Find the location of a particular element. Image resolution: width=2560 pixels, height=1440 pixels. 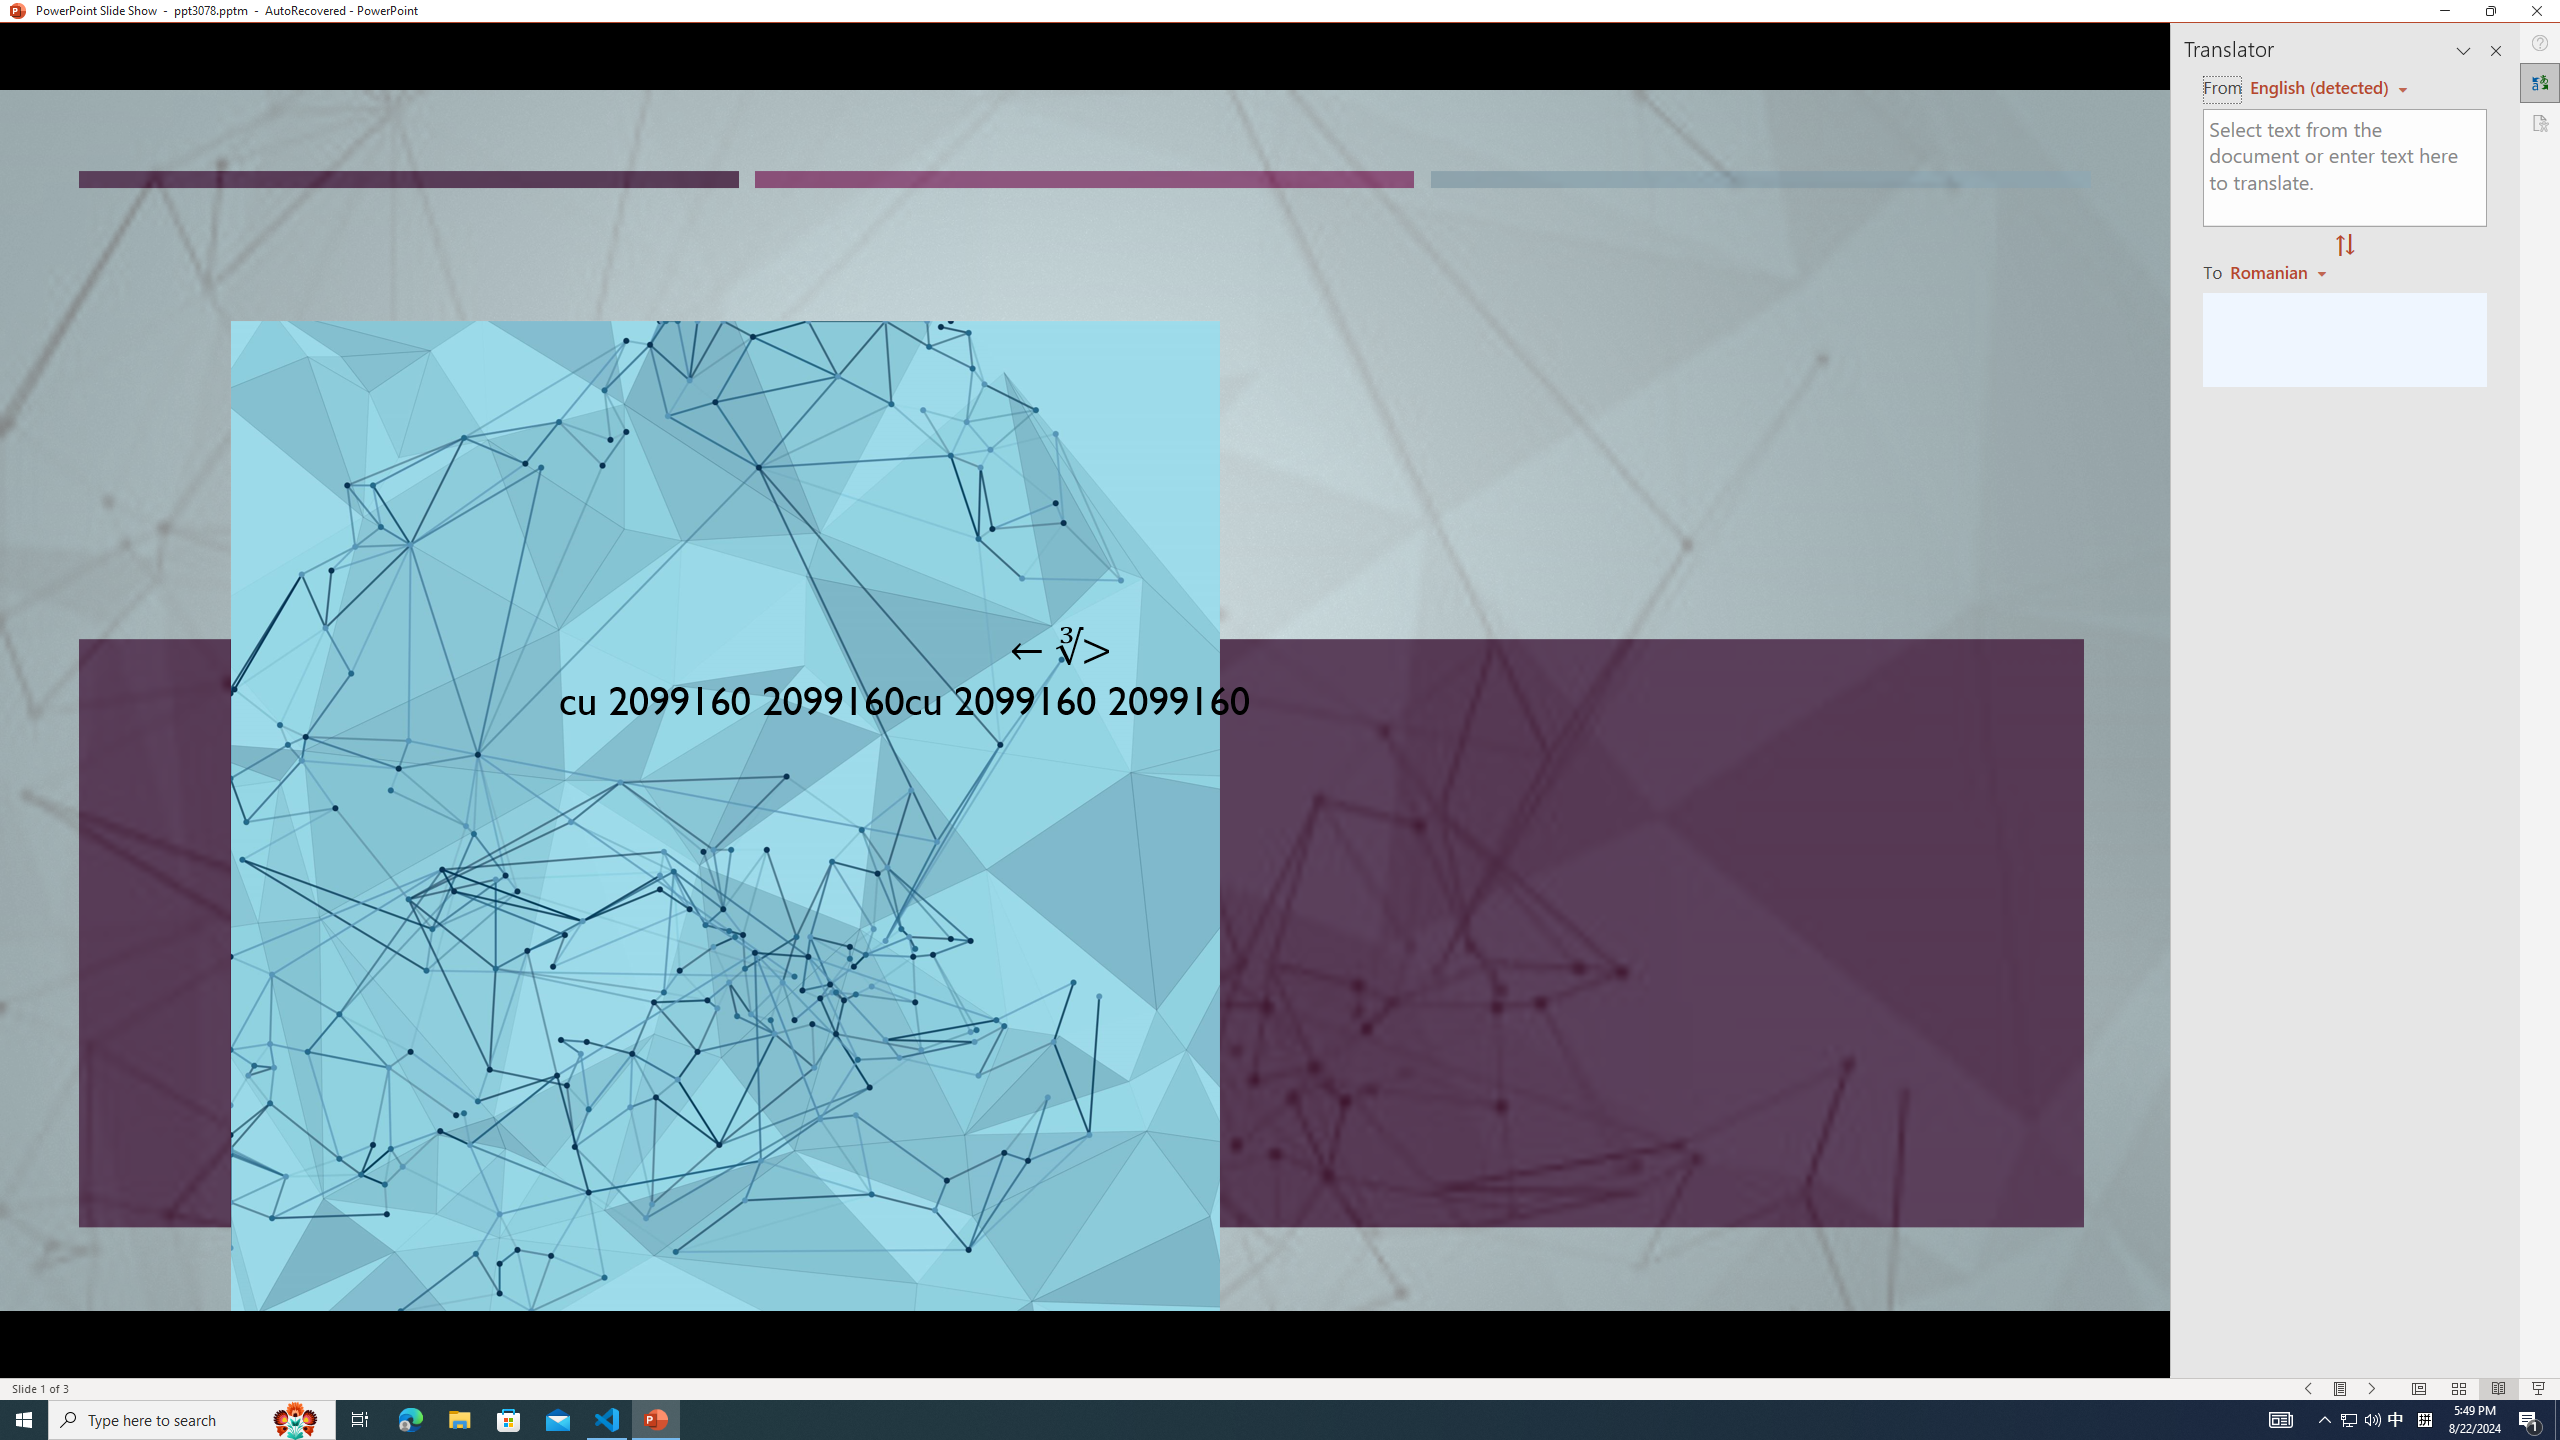

'Romanian' is located at coordinates (2279, 271).